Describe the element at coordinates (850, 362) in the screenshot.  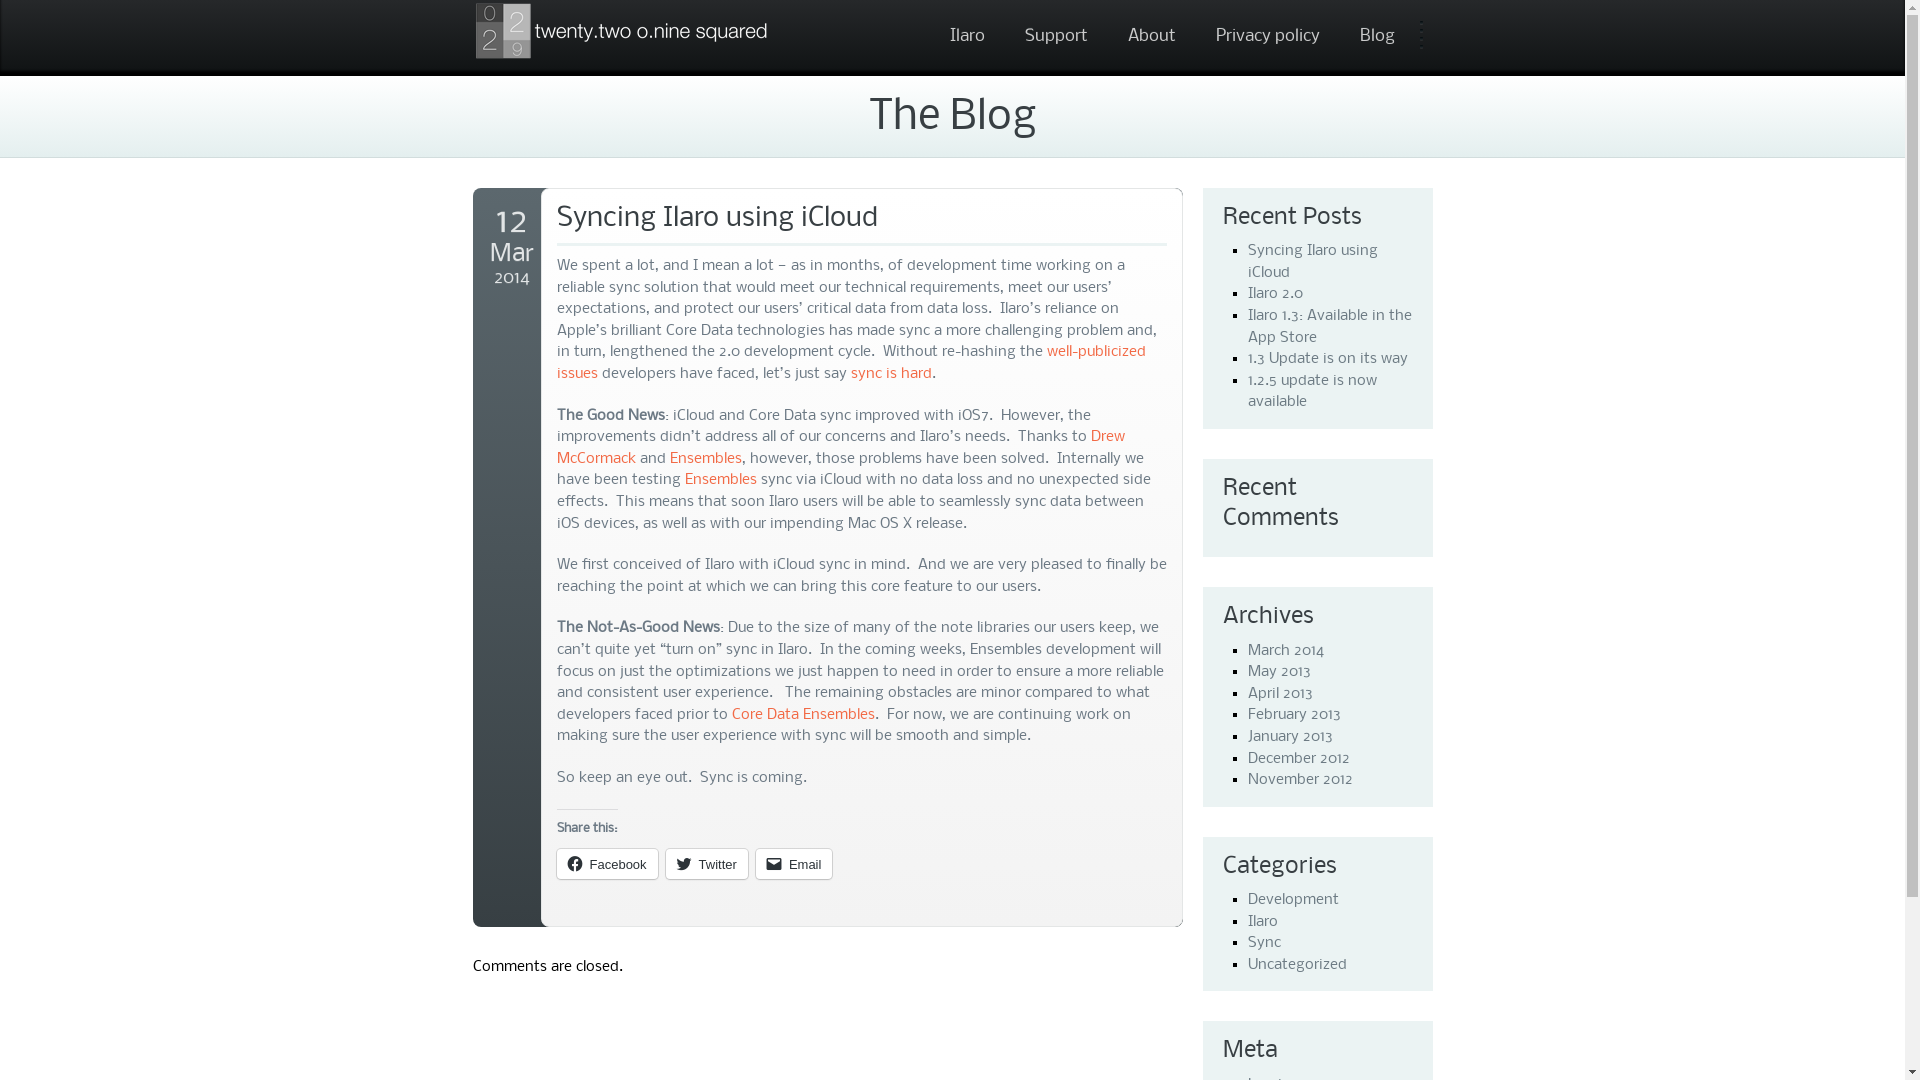
I see `'well-publicized issues'` at that location.